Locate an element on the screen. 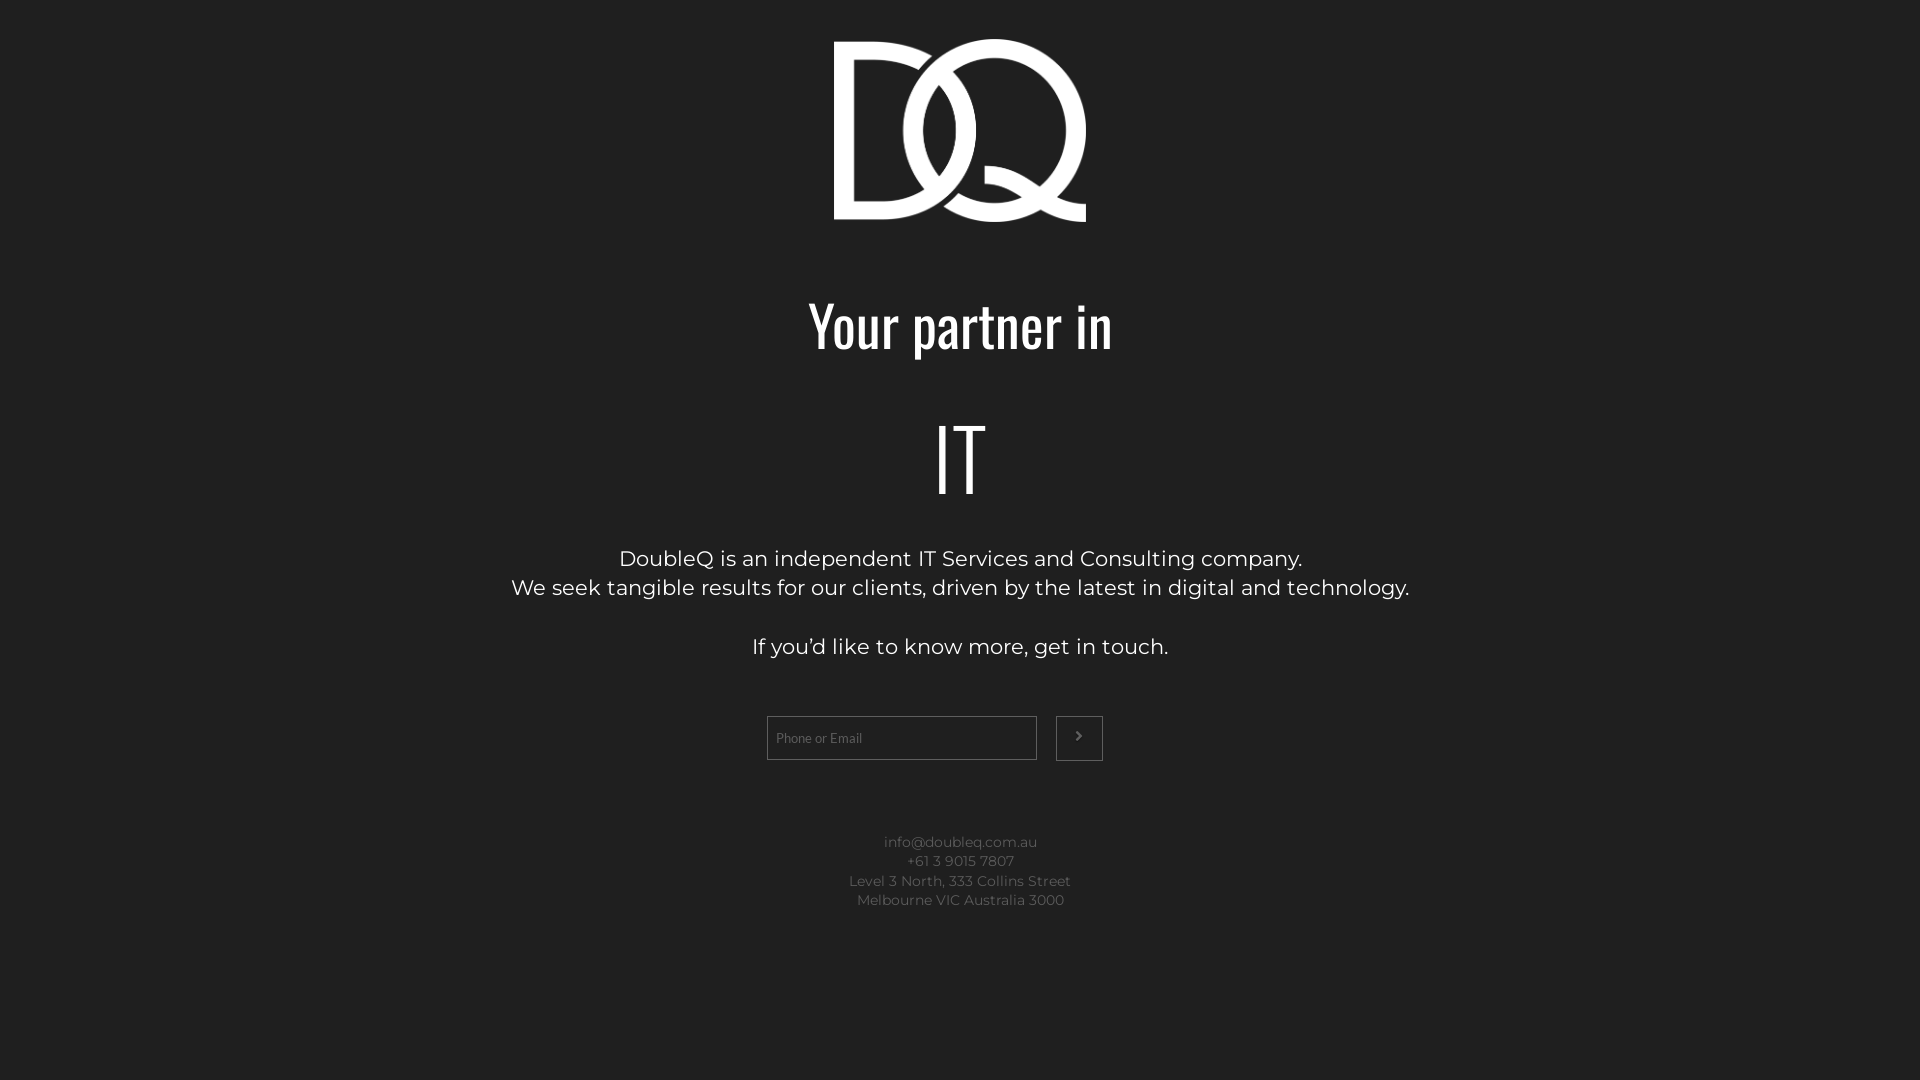 The height and width of the screenshot is (1080, 1920). '+61 3 9015 7807' is located at coordinates (958, 859).